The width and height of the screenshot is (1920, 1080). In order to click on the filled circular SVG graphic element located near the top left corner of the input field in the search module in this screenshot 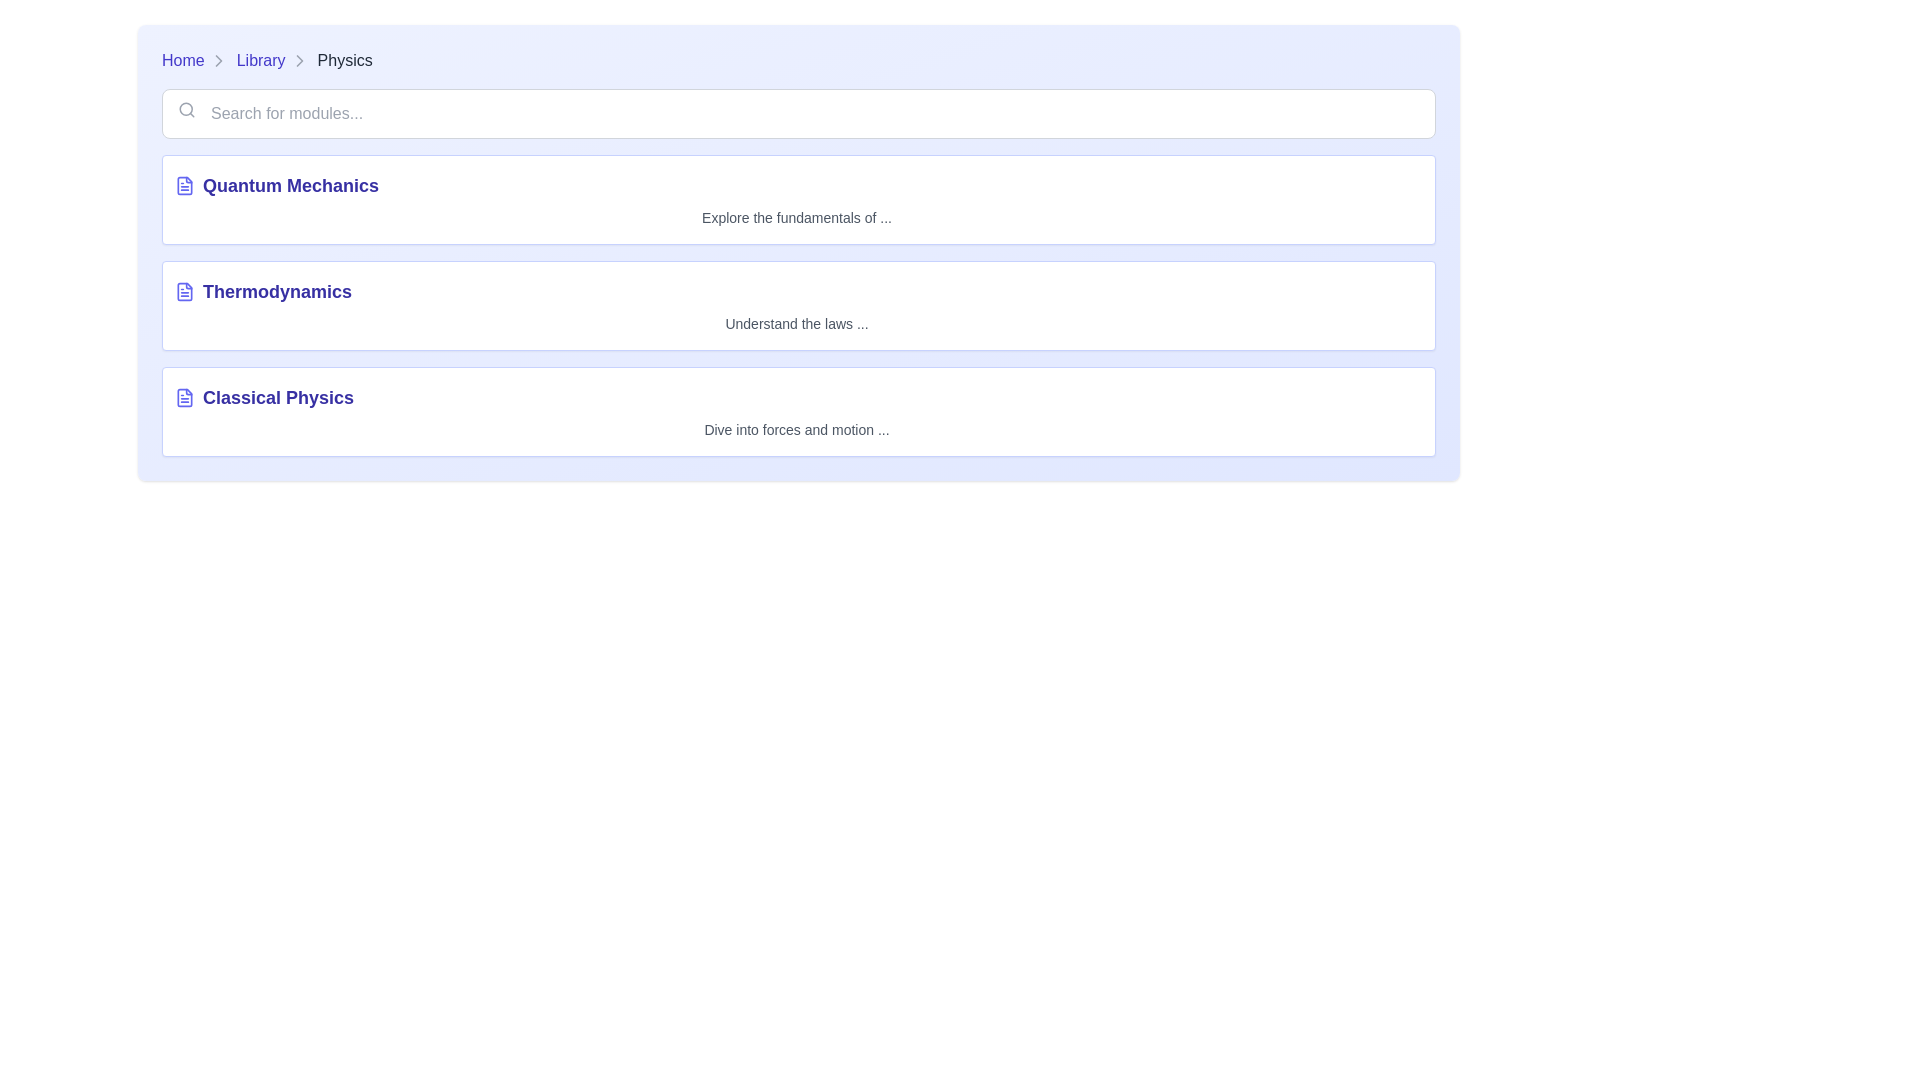, I will do `click(186, 109)`.